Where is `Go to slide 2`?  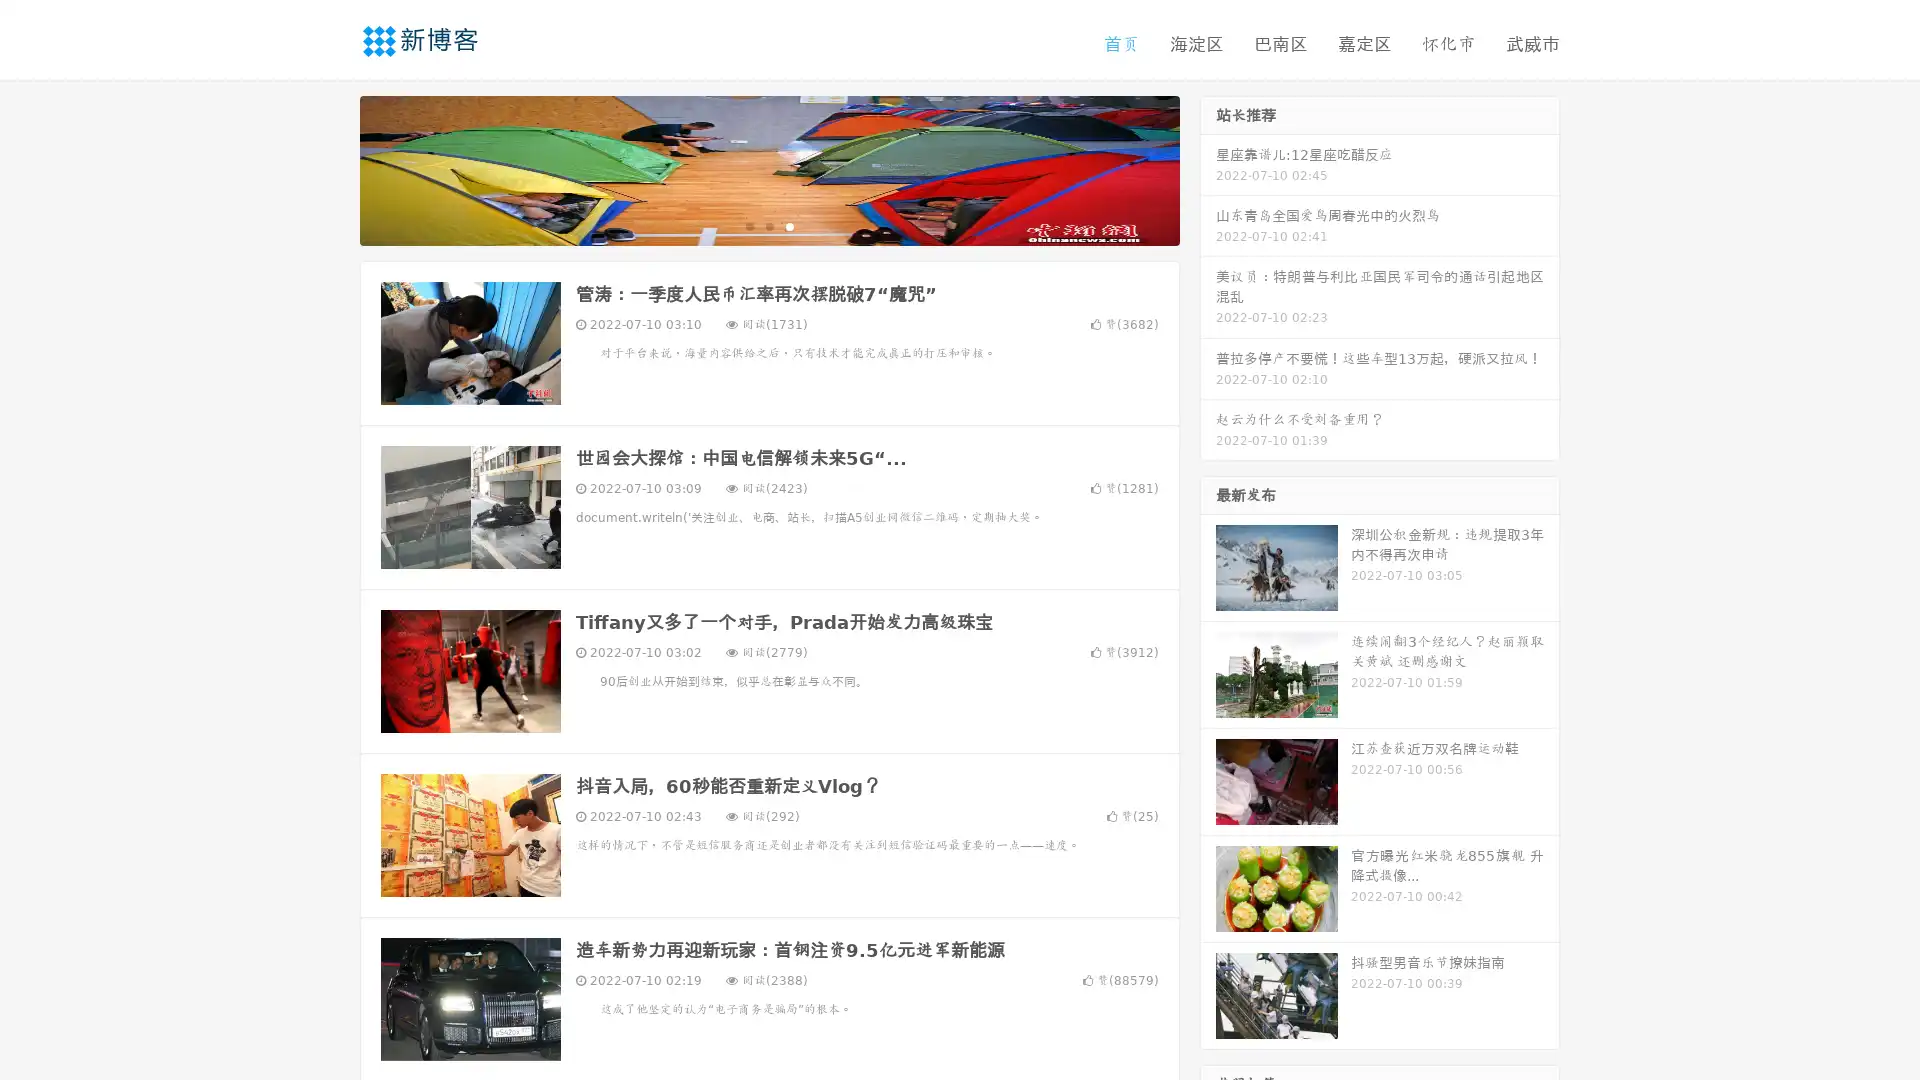 Go to slide 2 is located at coordinates (768, 225).